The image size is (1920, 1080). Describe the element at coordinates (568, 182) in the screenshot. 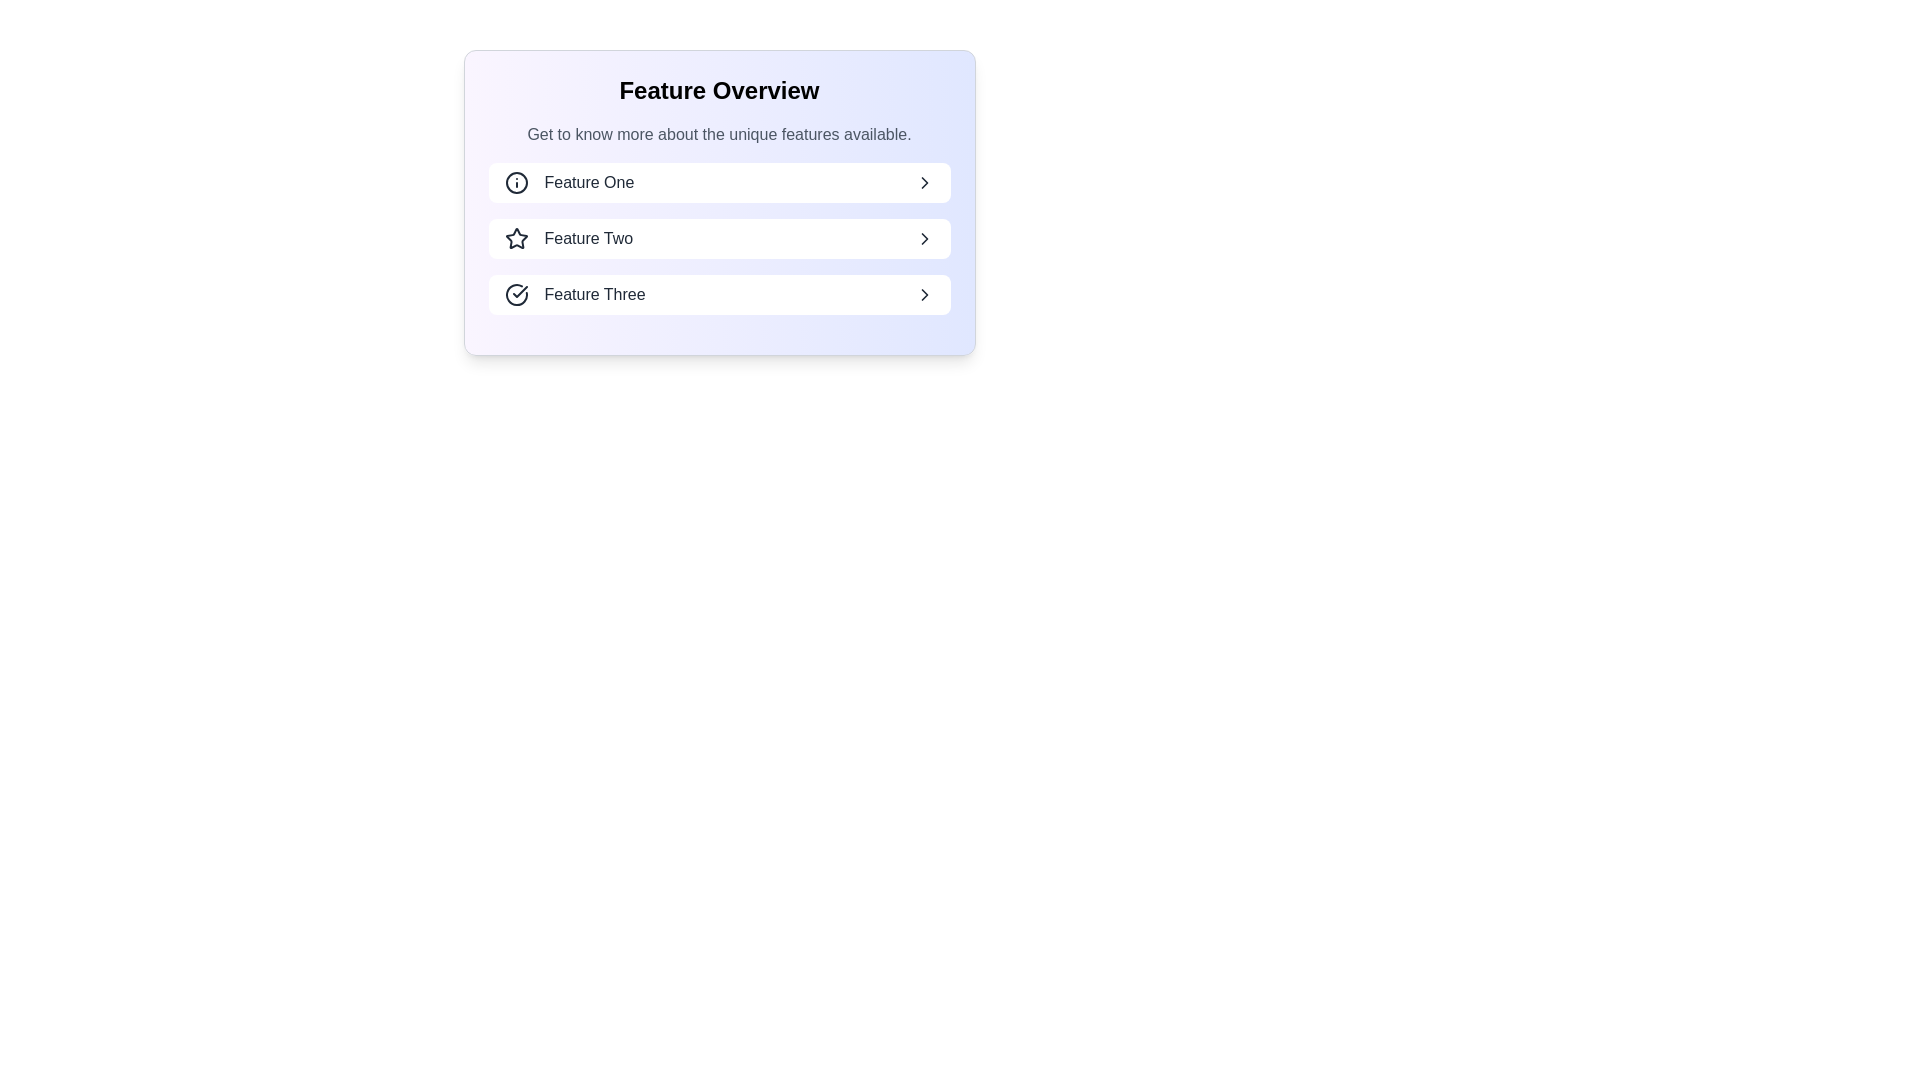

I see `the text label 'Feature One' in the navigation option list item, which includes an icon with an 'i' symbol to its left` at that location.